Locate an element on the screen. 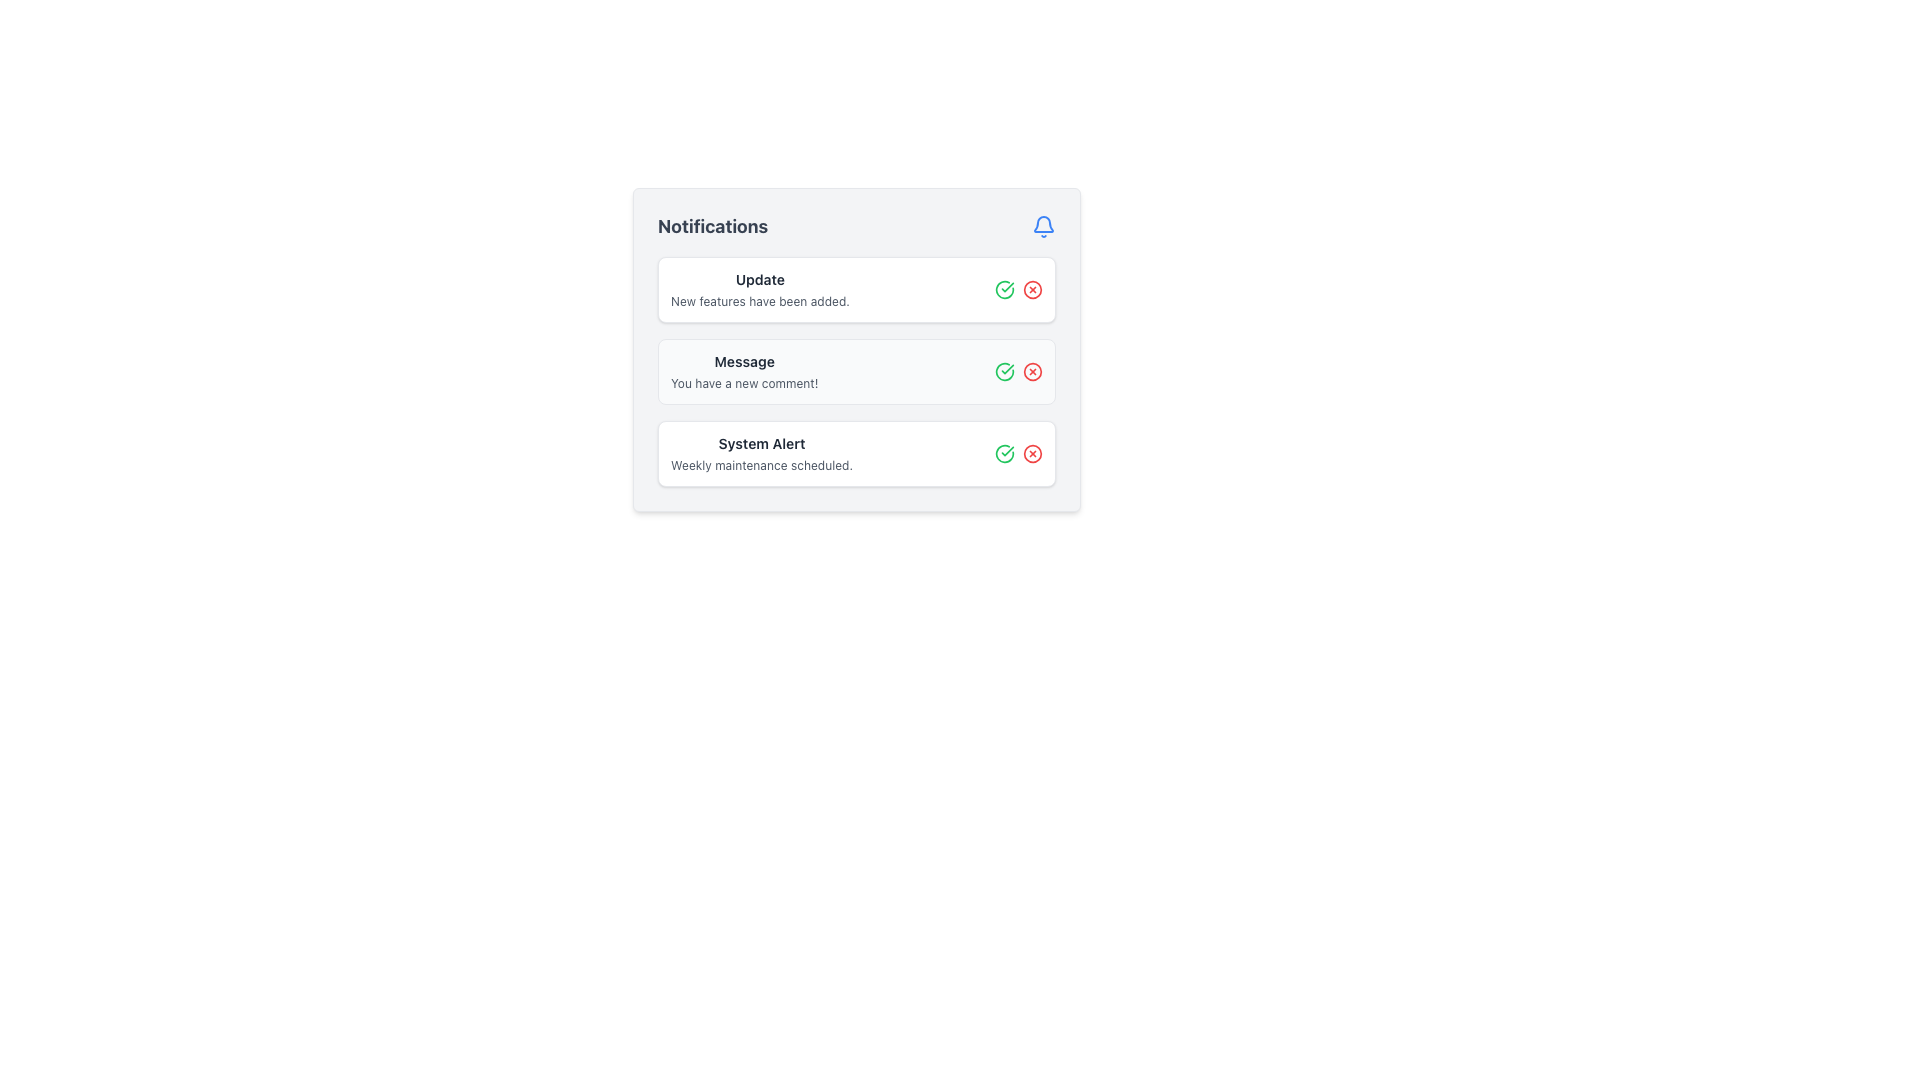 The image size is (1920, 1080). the notification message text label indicating a new comment received, located beneath the 'Message' title in the notifications list is located at coordinates (743, 384).